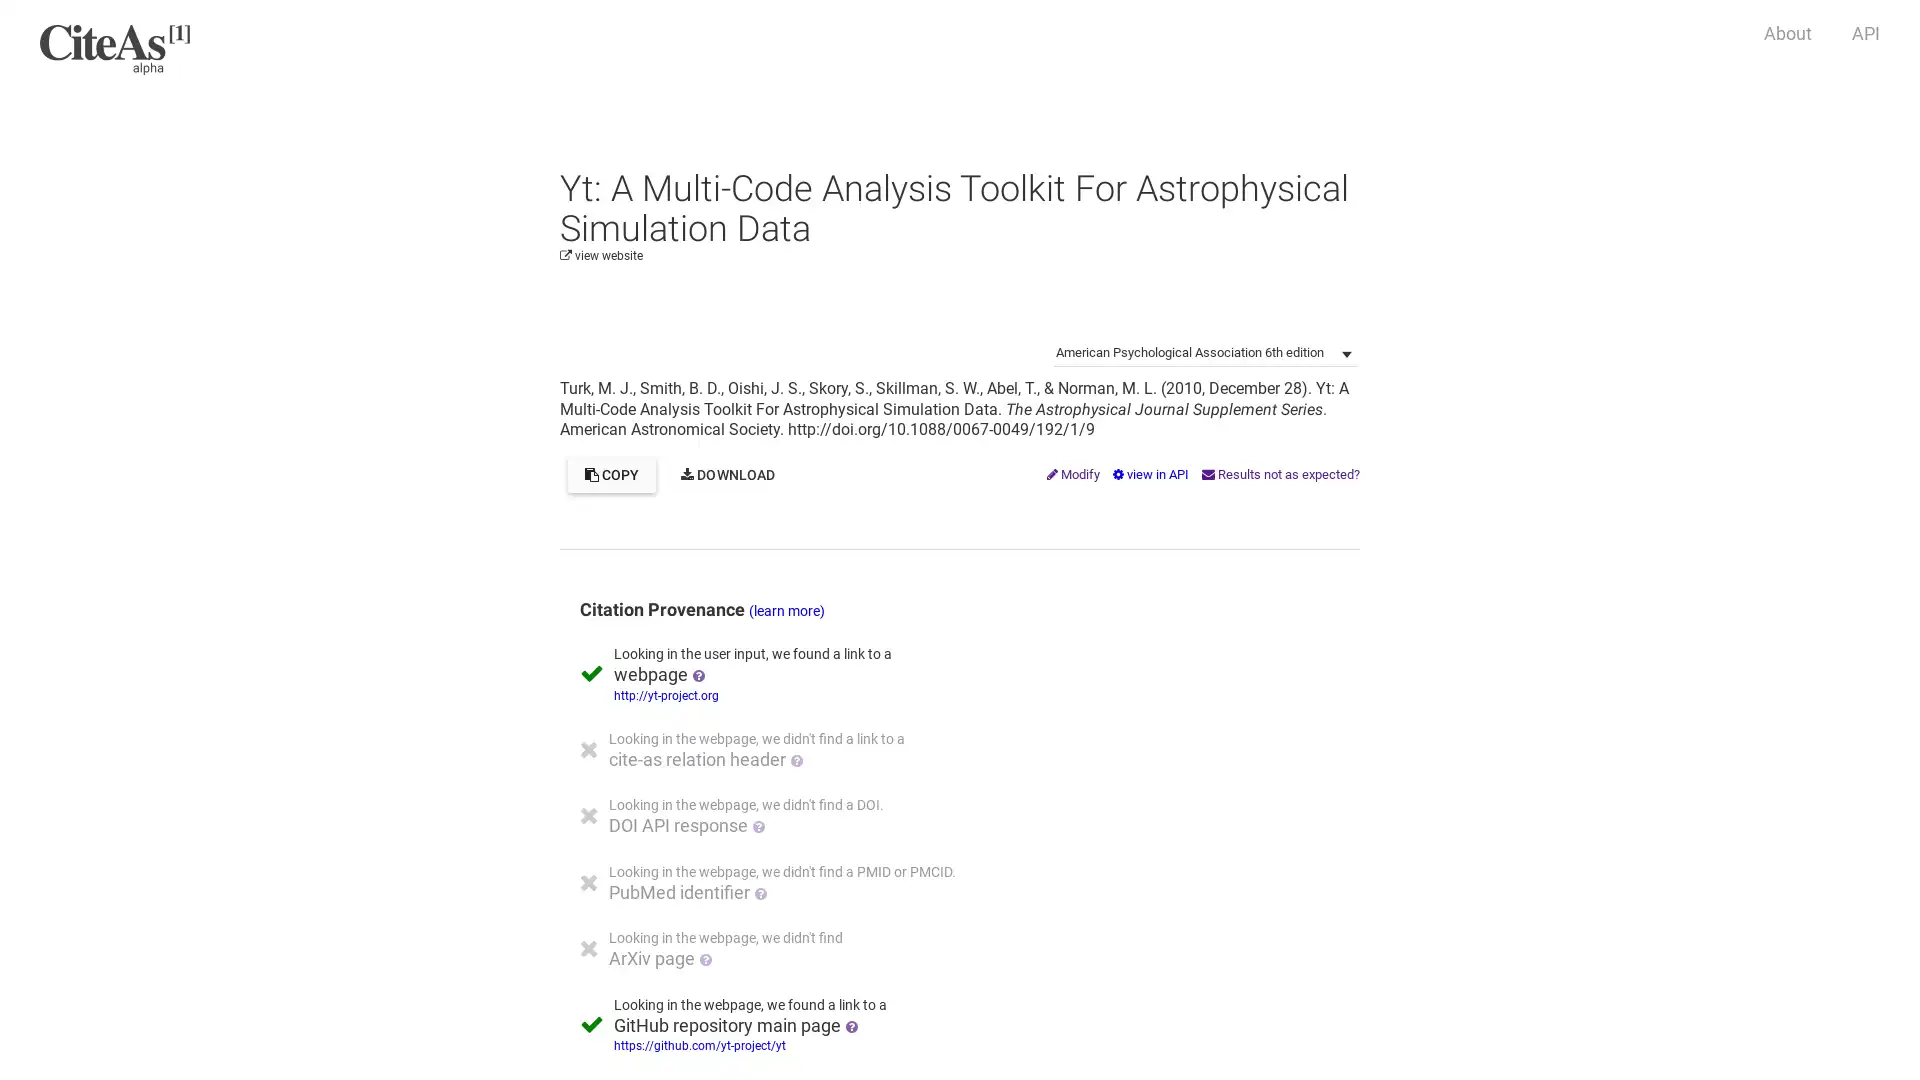  What do you see at coordinates (610, 474) in the screenshot?
I see `Copy` at bounding box center [610, 474].